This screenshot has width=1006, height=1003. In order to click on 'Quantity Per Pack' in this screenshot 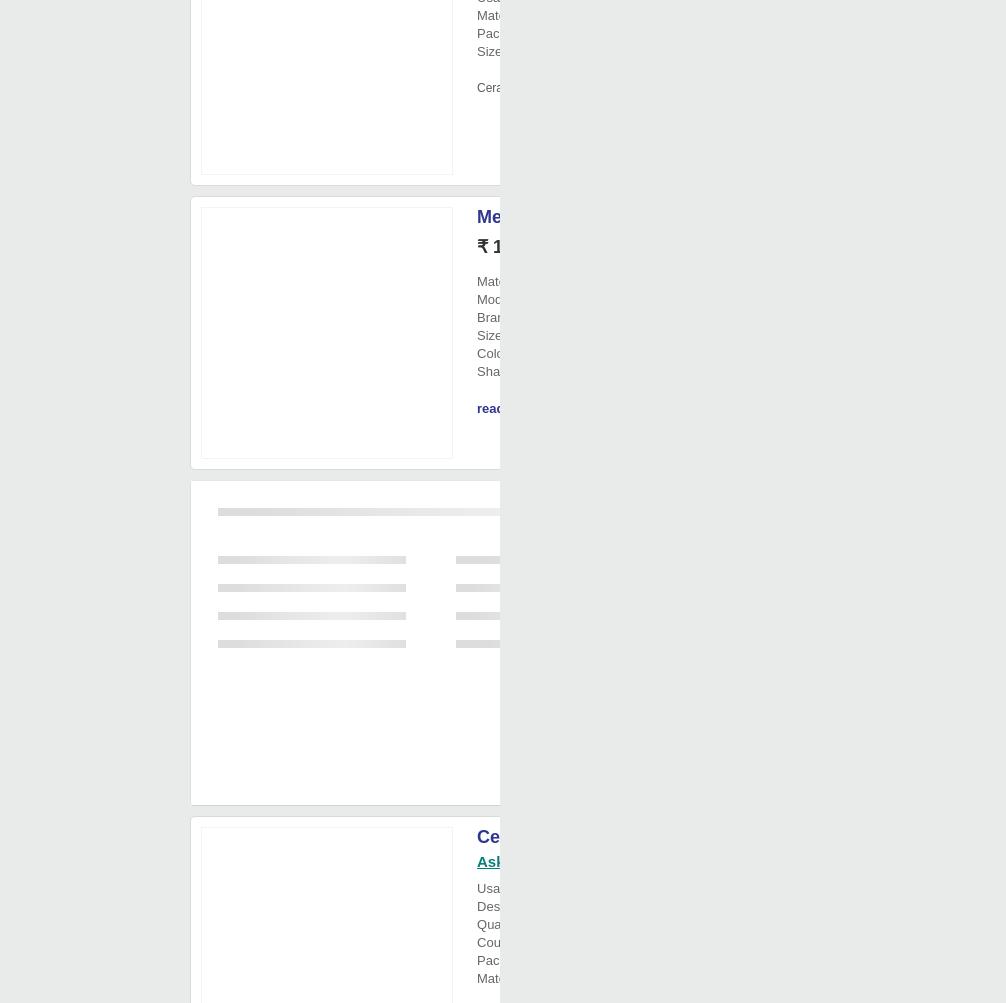, I will do `click(528, 923)`.